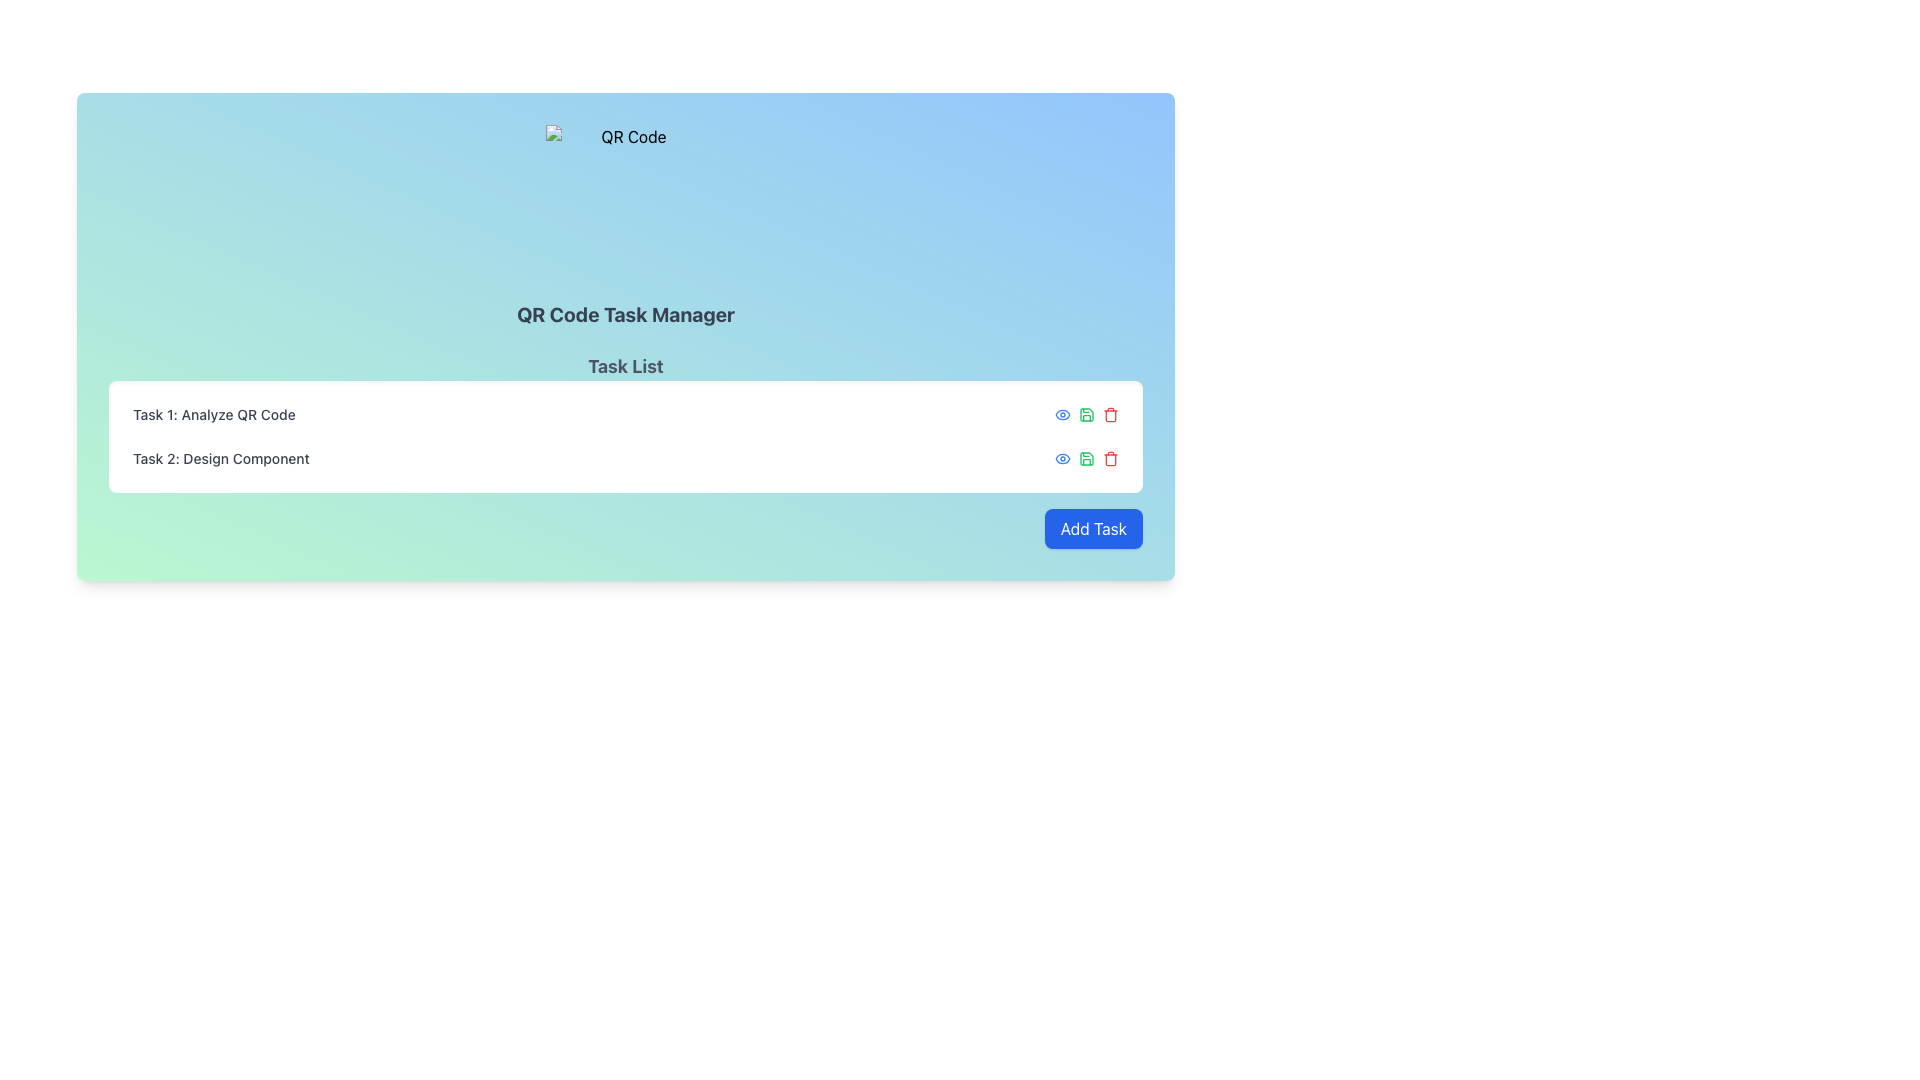 The width and height of the screenshot is (1920, 1080). Describe the element at coordinates (1092, 527) in the screenshot. I see `the button located at the bottom-right corner of the visible card layout to observe its state change` at that location.